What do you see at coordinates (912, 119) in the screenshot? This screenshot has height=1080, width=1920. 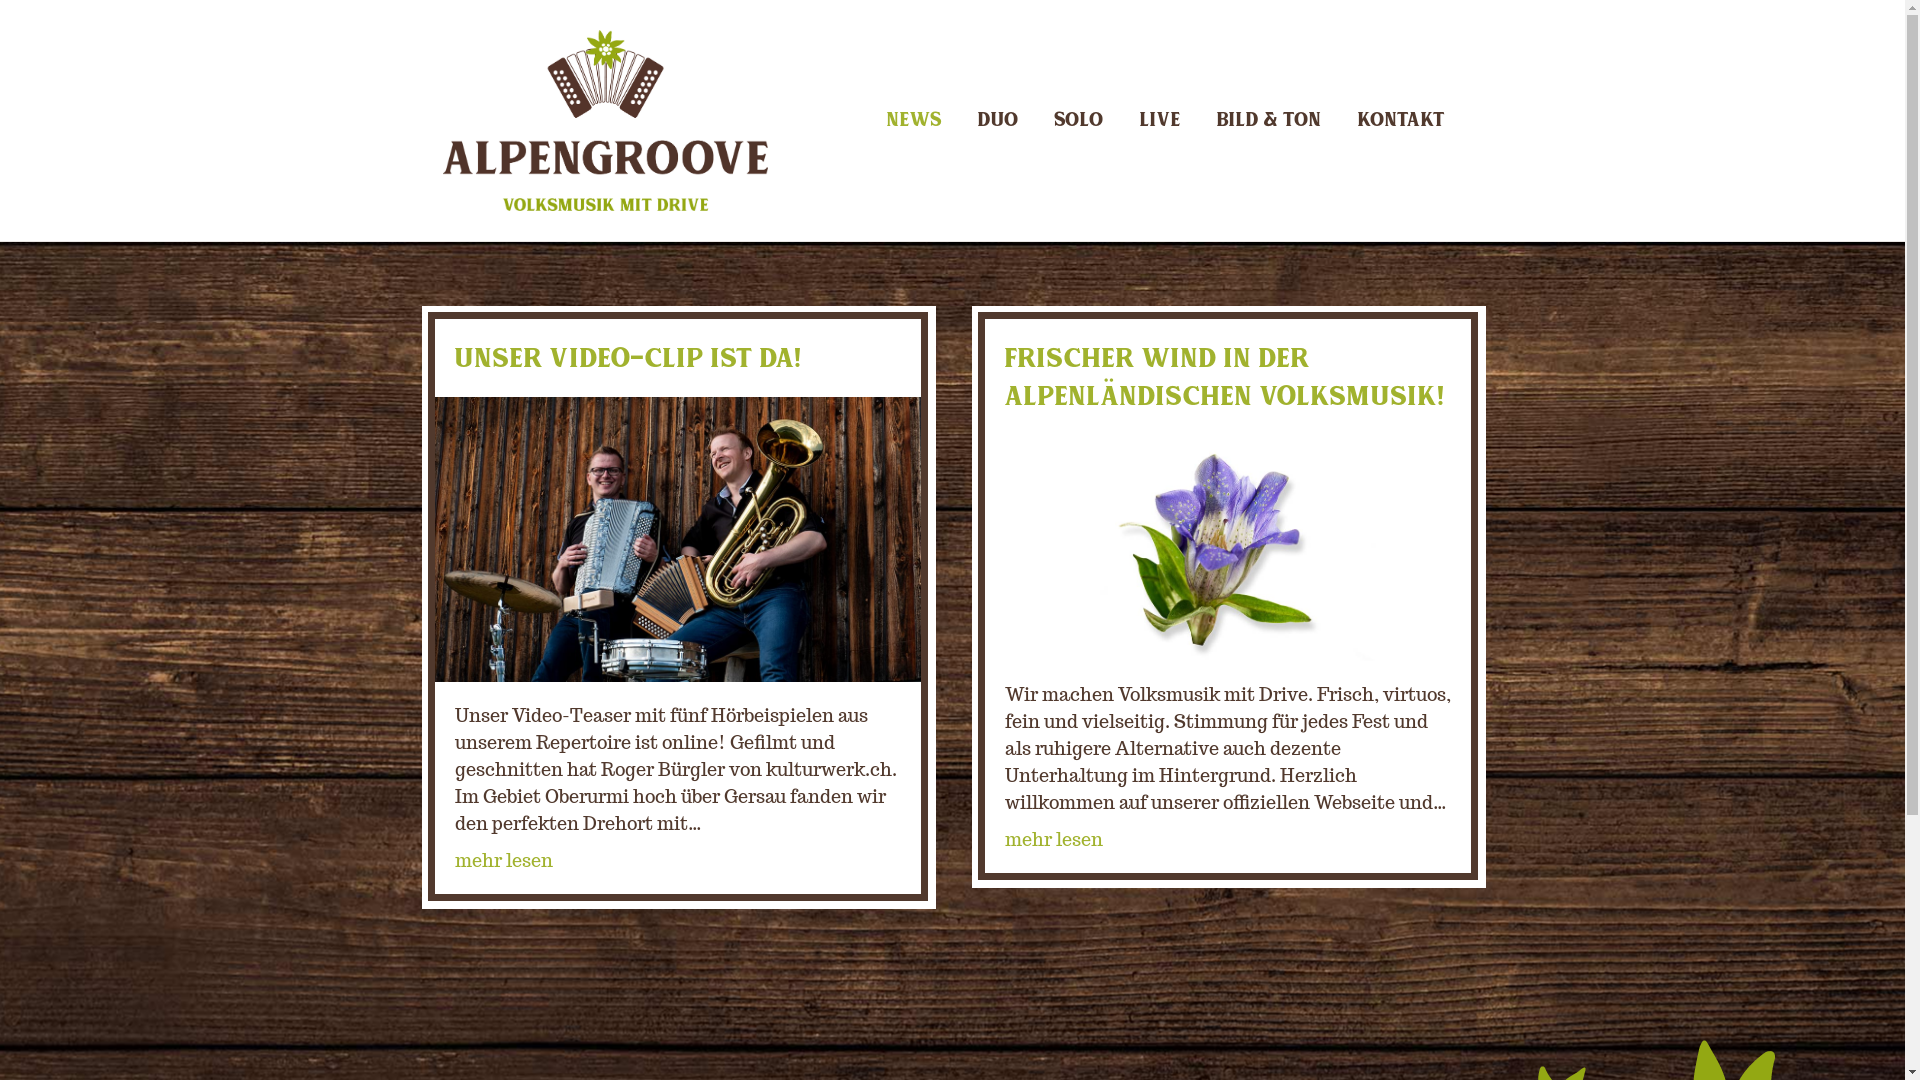 I see `'NEWS'` at bounding box center [912, 119].